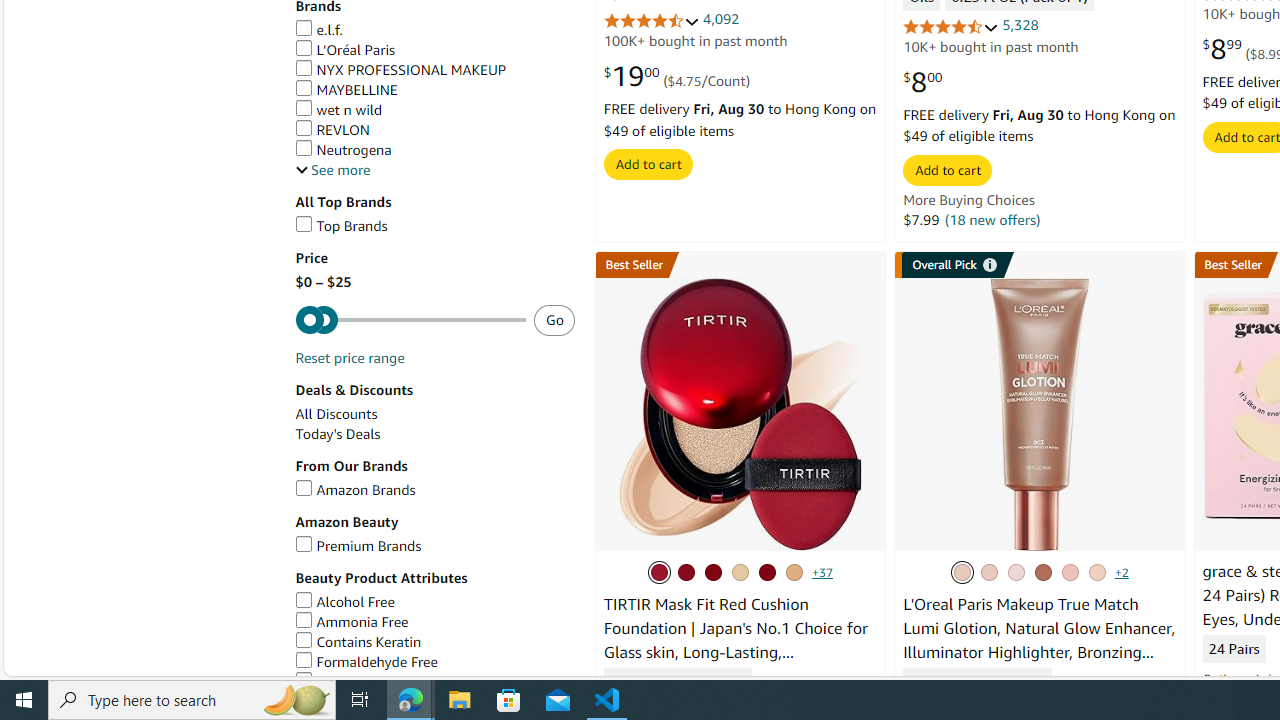 The width and height of the screenshot is (1280, 720). I want to click on 'Top Brands', so click(341, 225).